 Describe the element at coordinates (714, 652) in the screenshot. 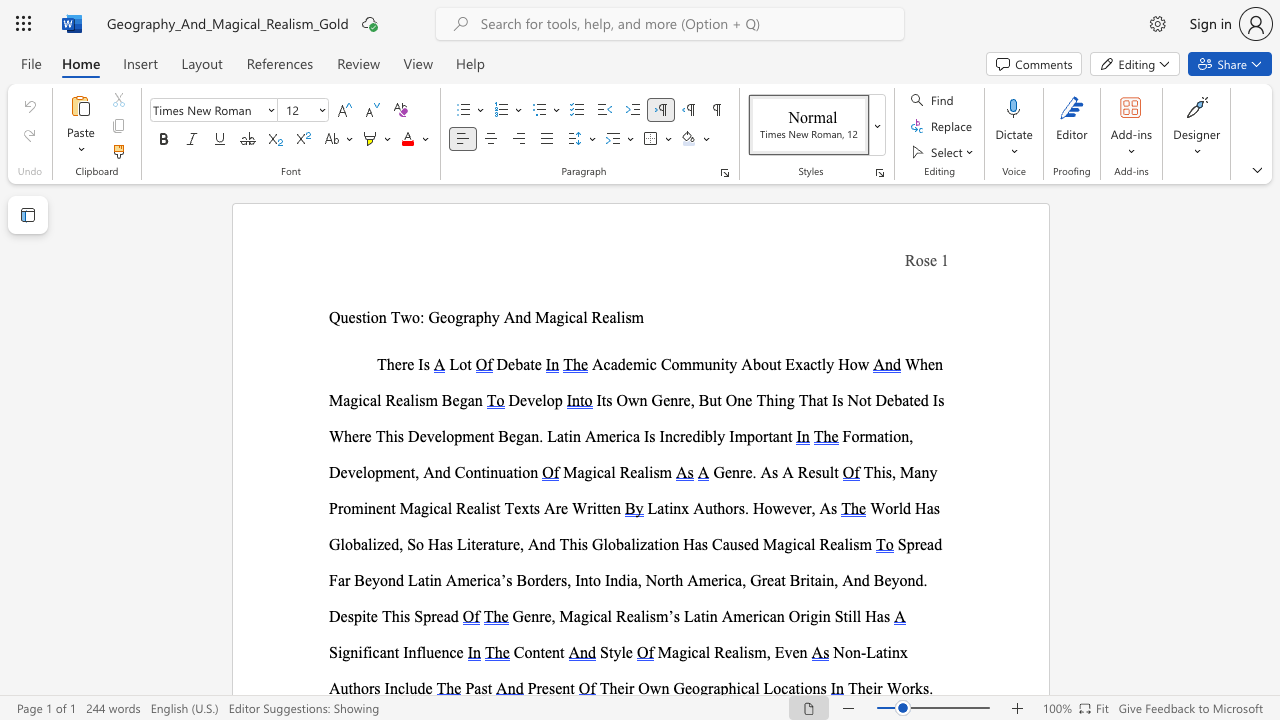

I see `the subset text "Realism, E" within the text "Magical Realism, Even"` at that location.